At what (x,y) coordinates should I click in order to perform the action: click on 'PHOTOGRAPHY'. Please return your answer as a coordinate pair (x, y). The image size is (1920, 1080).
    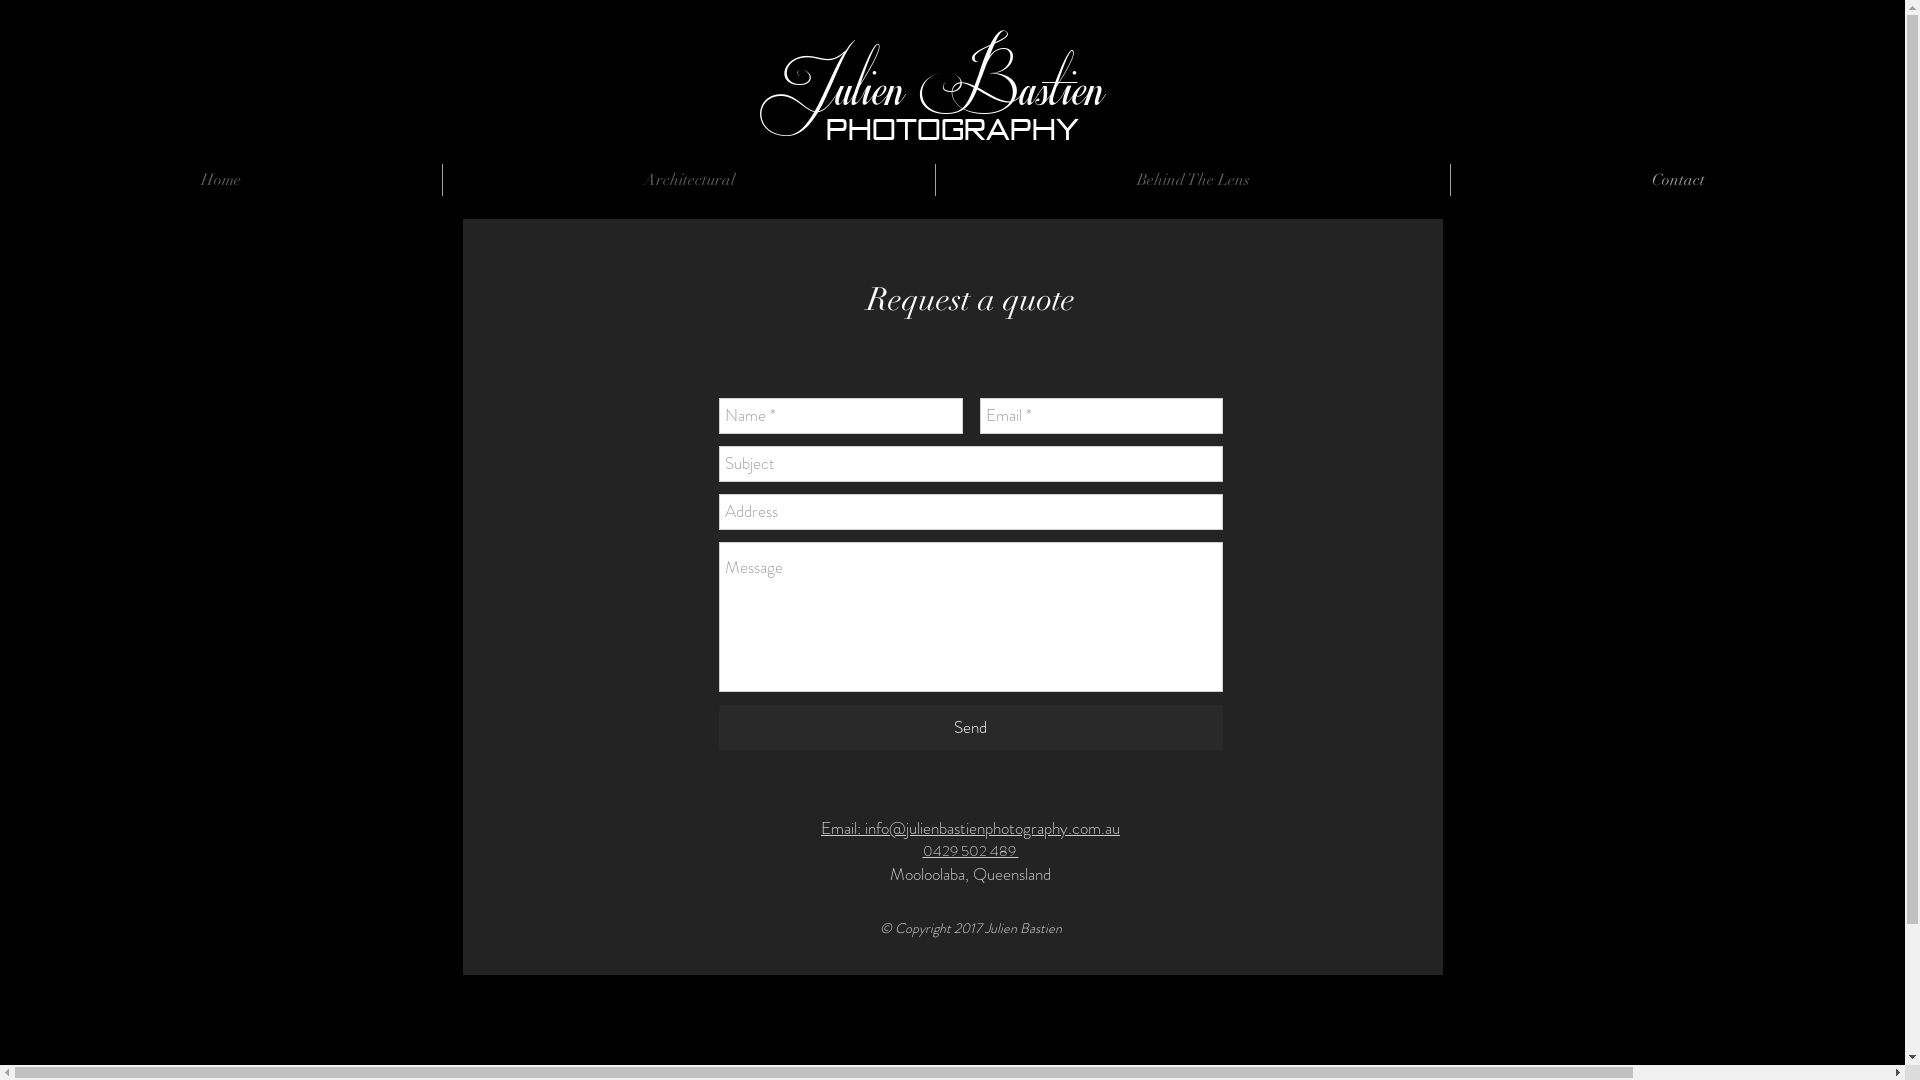
    Looking at the image, I should click on (951, 129).